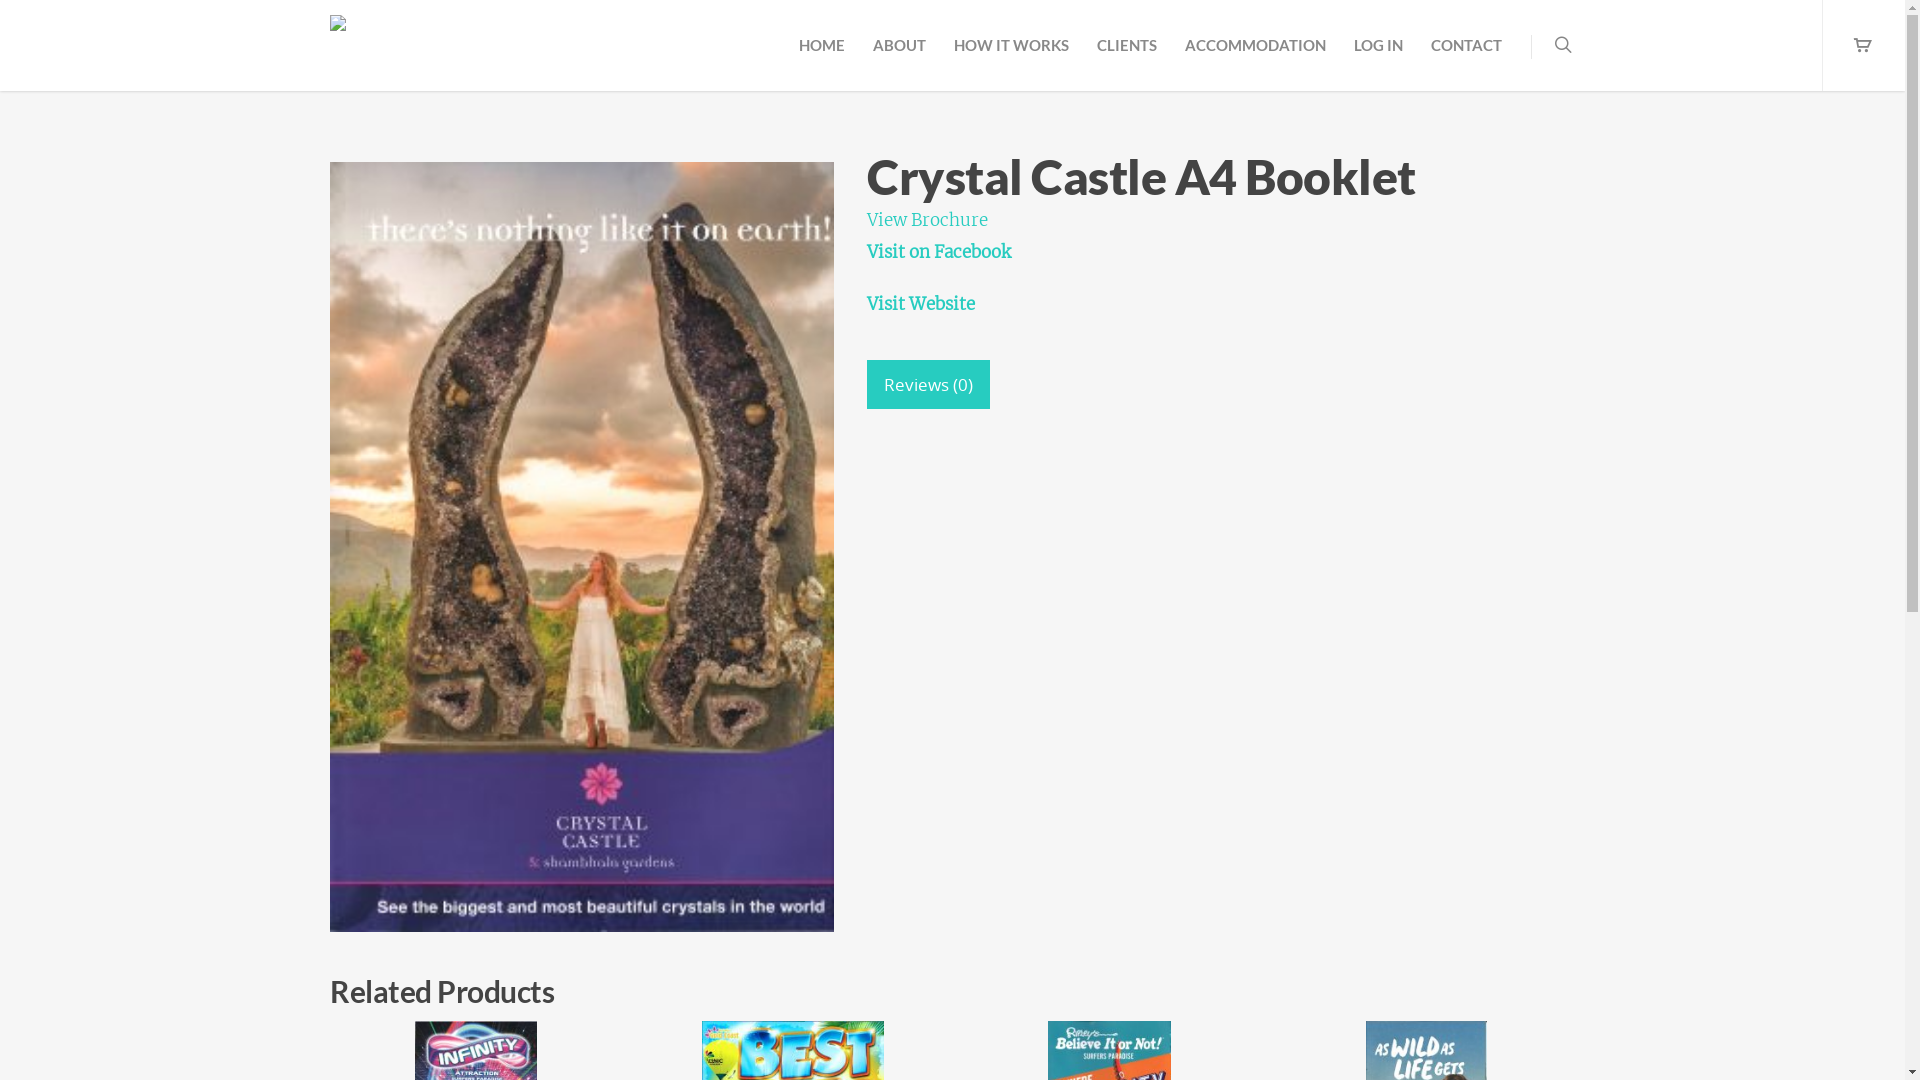 This screenshot has height=1080, width=1920. Describe the element at coordinates (938, 250) in the screenshot. I see `'Visit on Facebook'` at that location.